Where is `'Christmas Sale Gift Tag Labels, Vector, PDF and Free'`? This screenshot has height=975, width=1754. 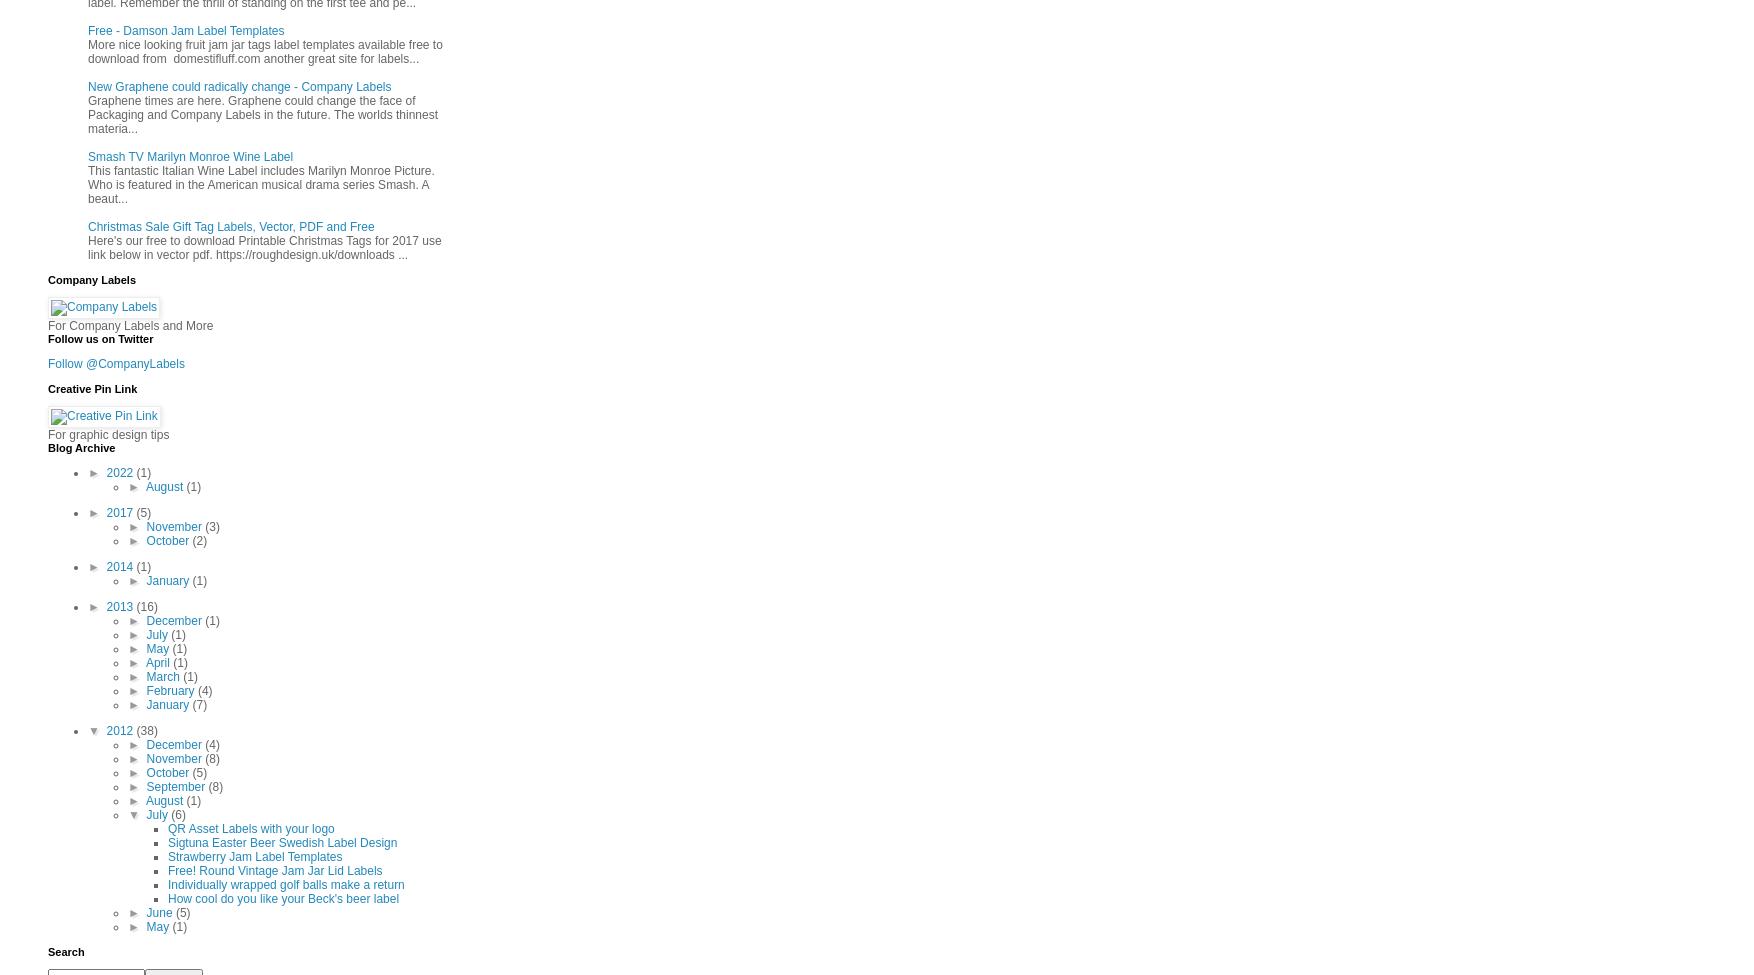 'Christmas Sale Gift Tag Labels, Vector, PDF and Free' is located at coordinates (231, 226).